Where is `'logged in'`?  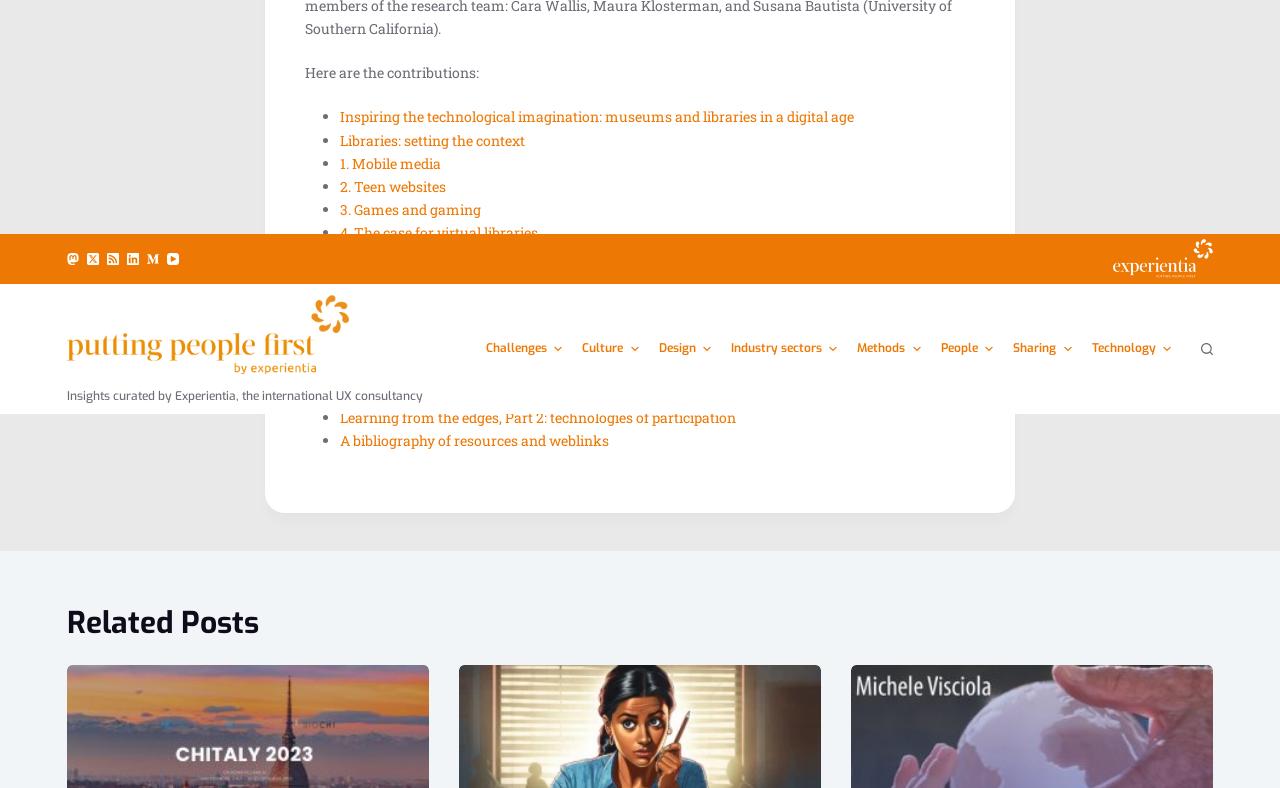 'logged in' is located at coordinates (349, 395).